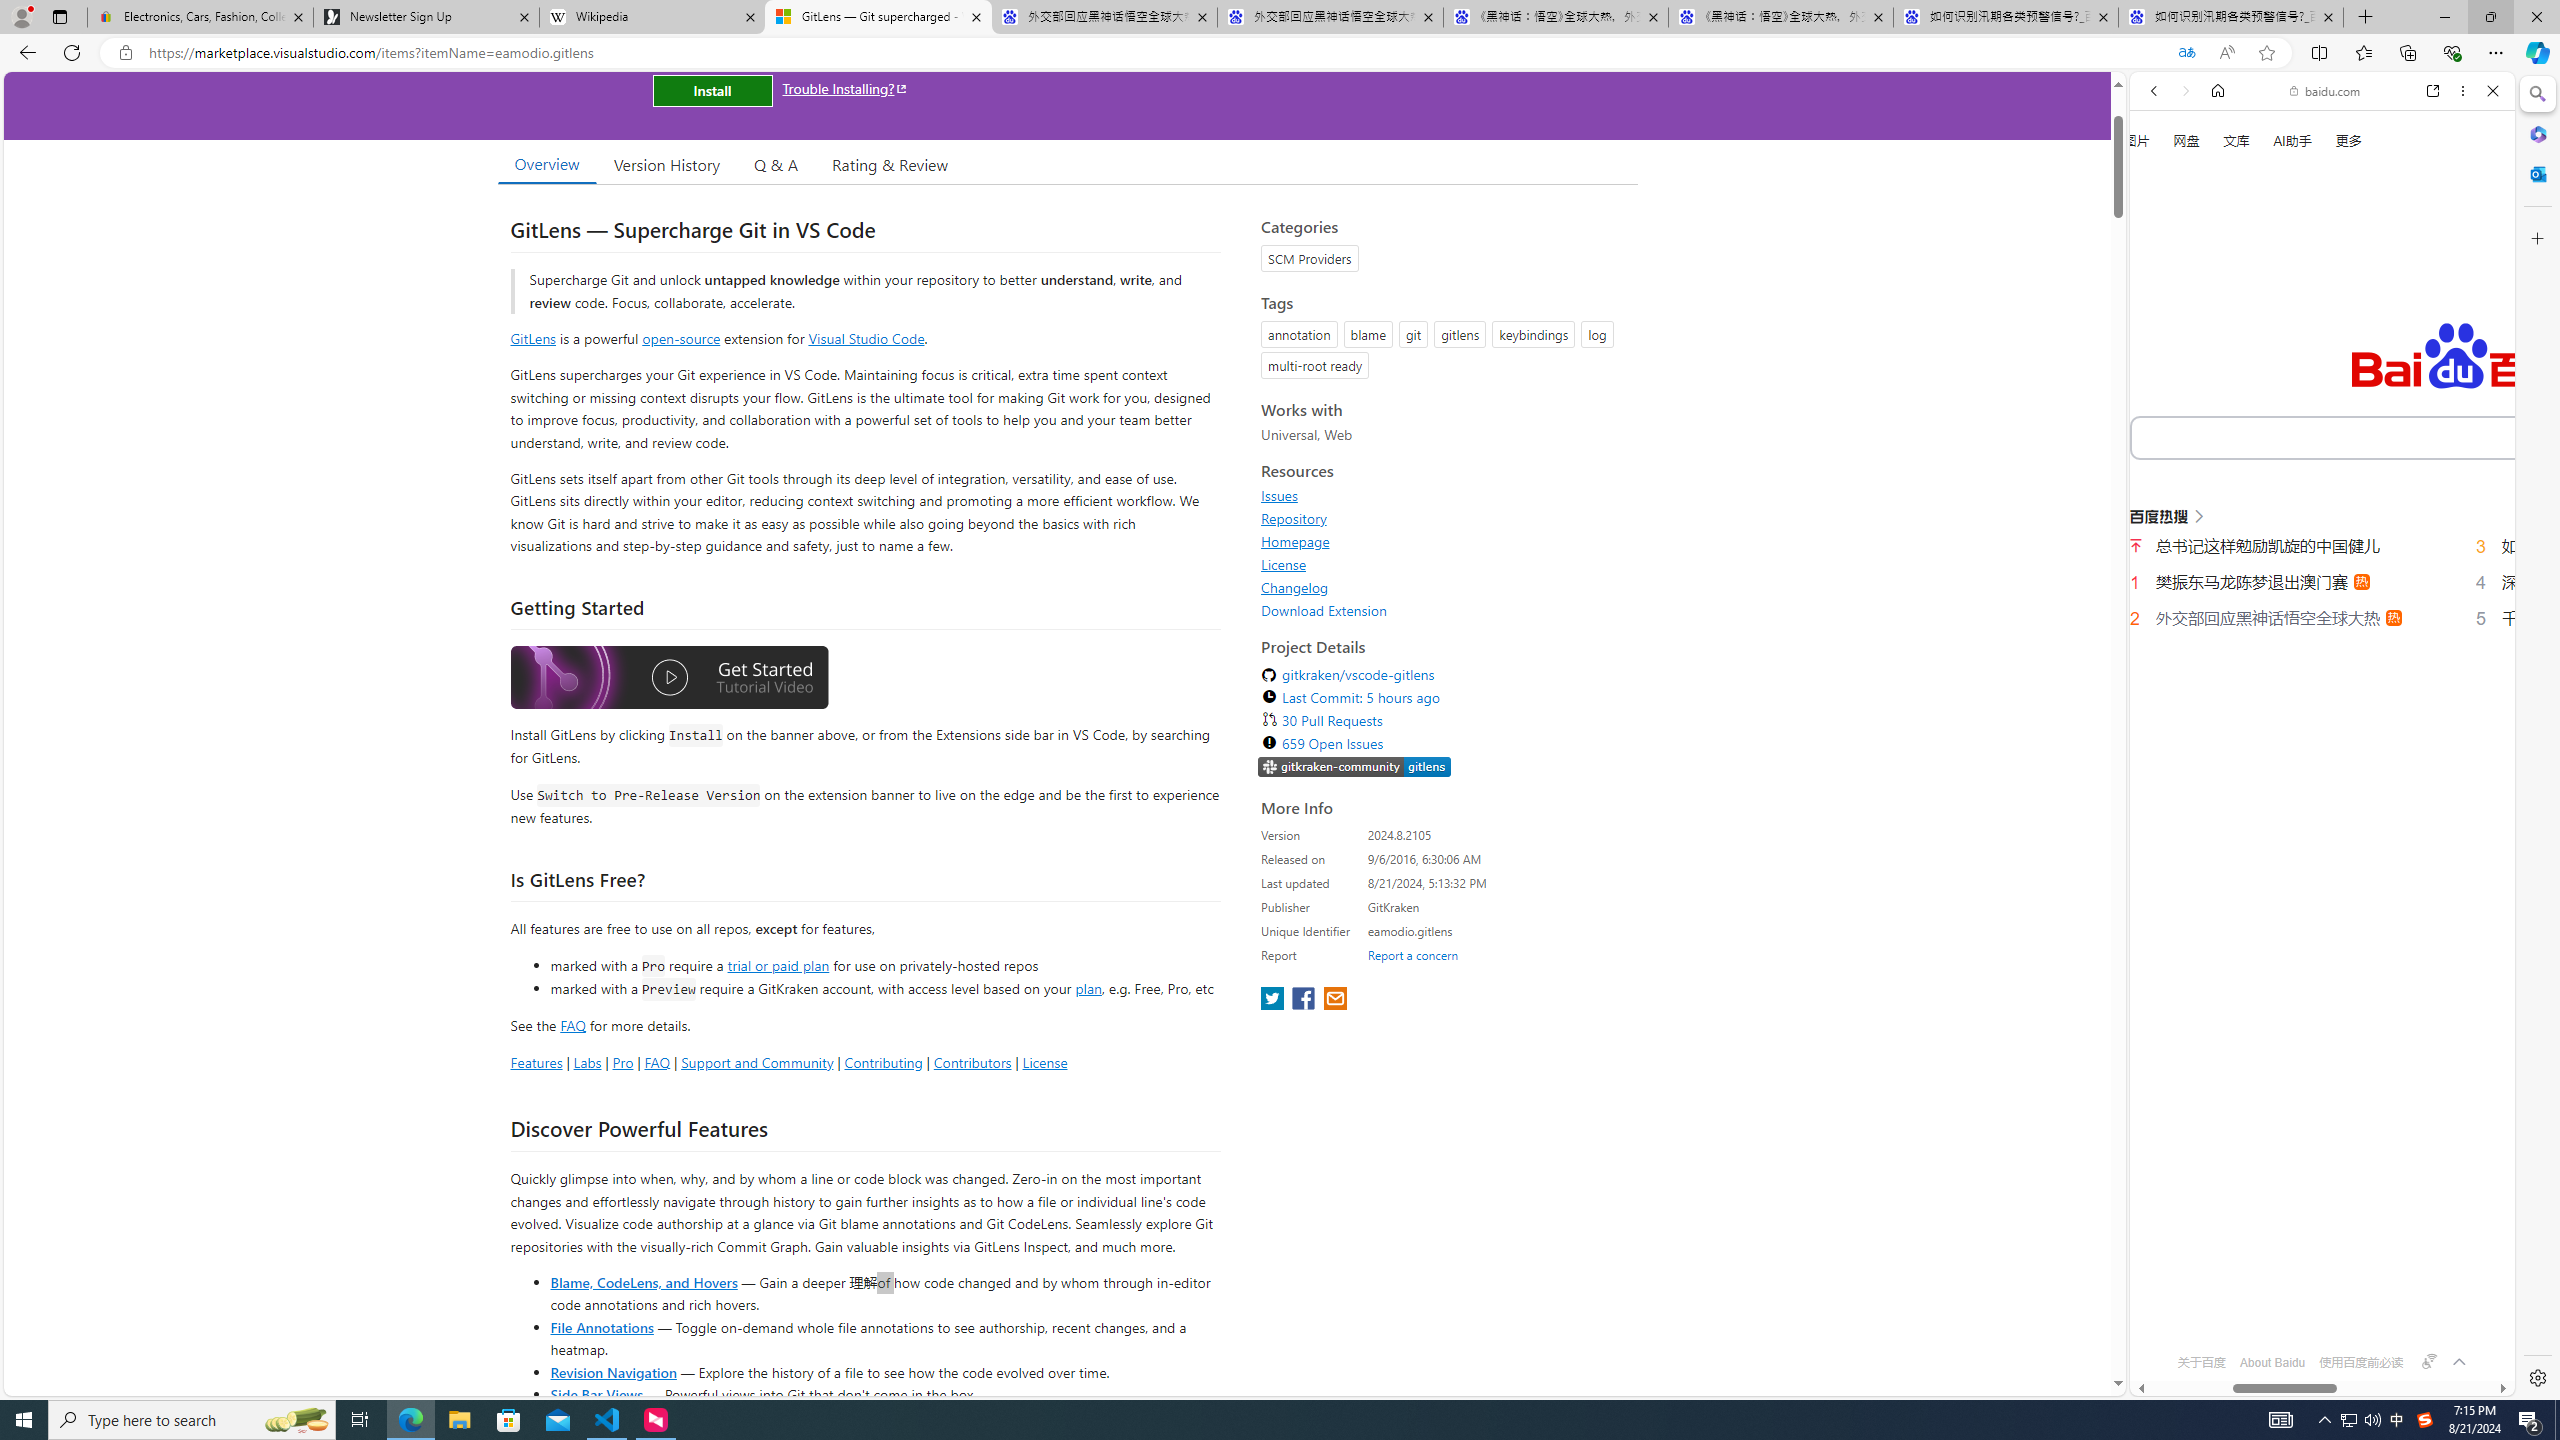 The image size is (2560, 1440). What do you see at coordinates (533, 337) in the screenshot?
I see `'GitLens'` at bounding box center [533, 337].